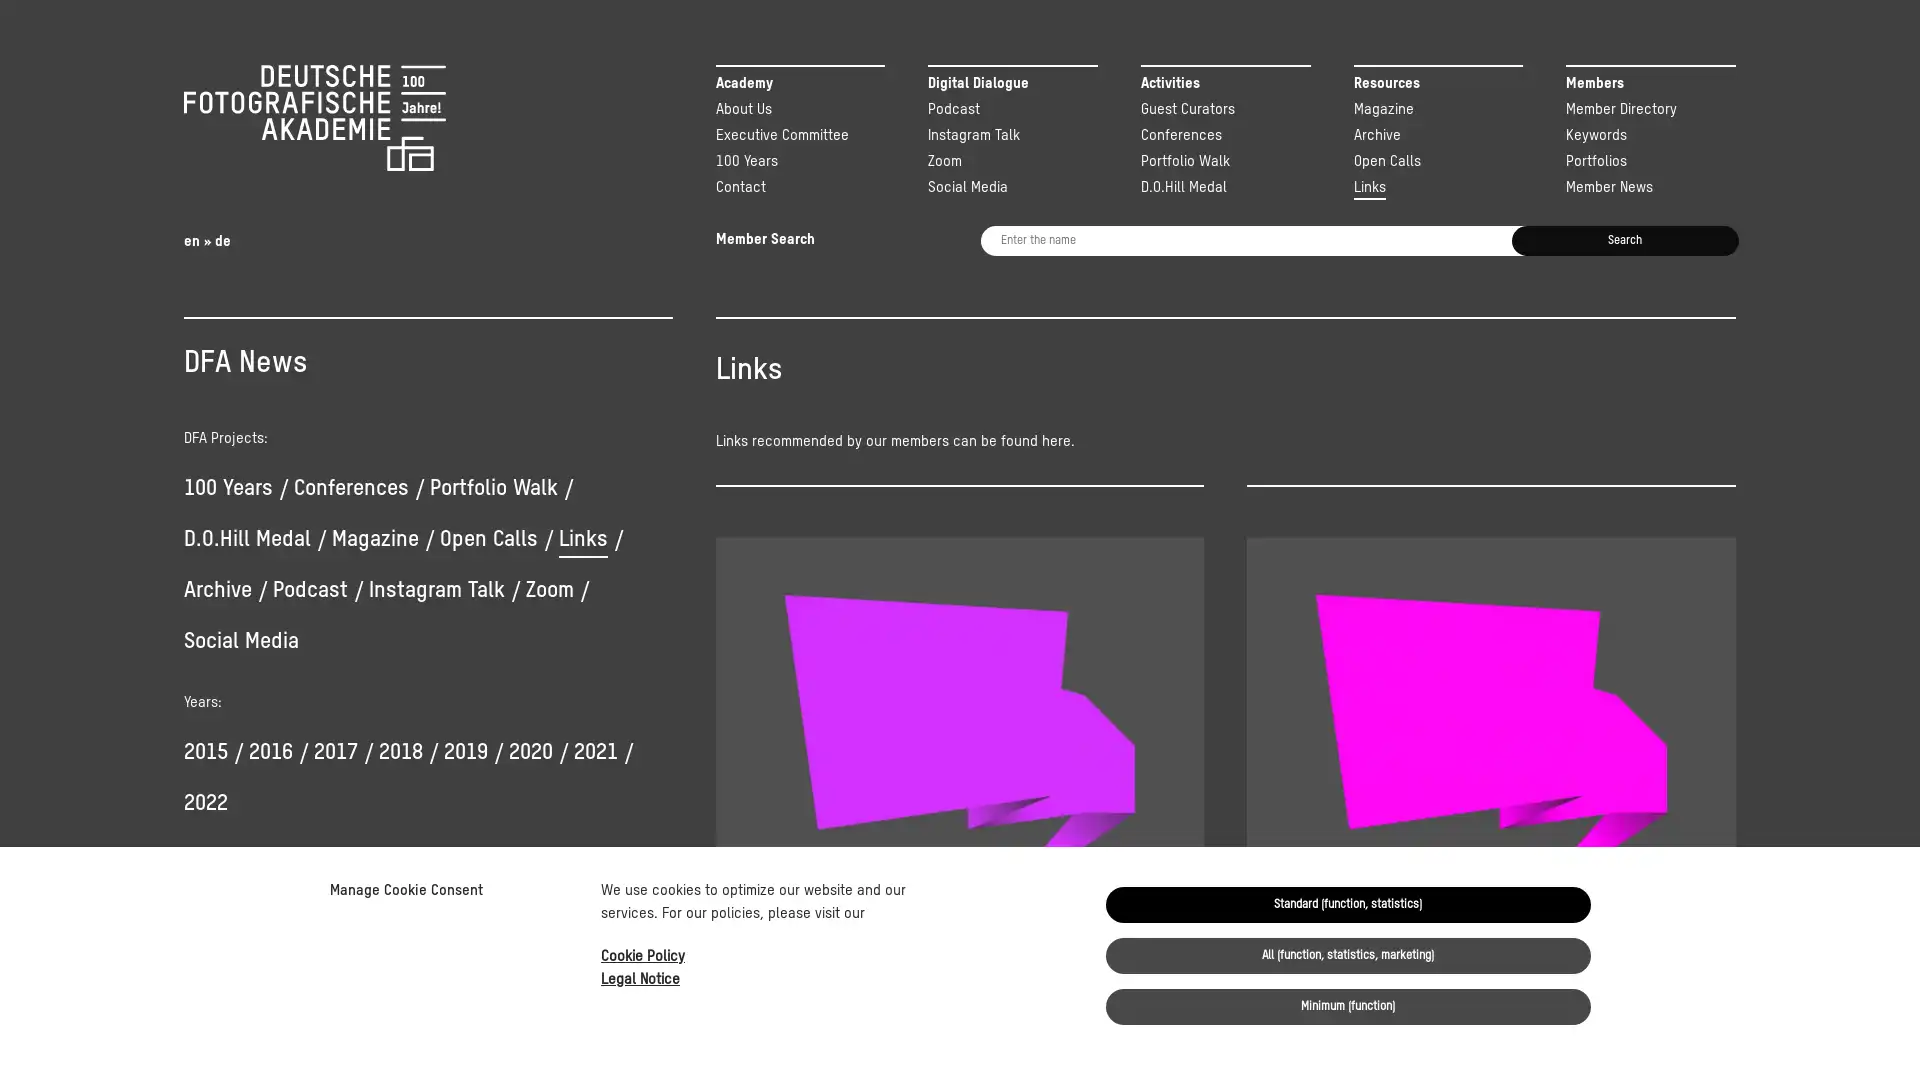 The height and width of the screenshot is (1080, 1920). What do you see at coordinates (217, 589) in the screenshot?
I see `Archive` at bounding box center [217, 589].